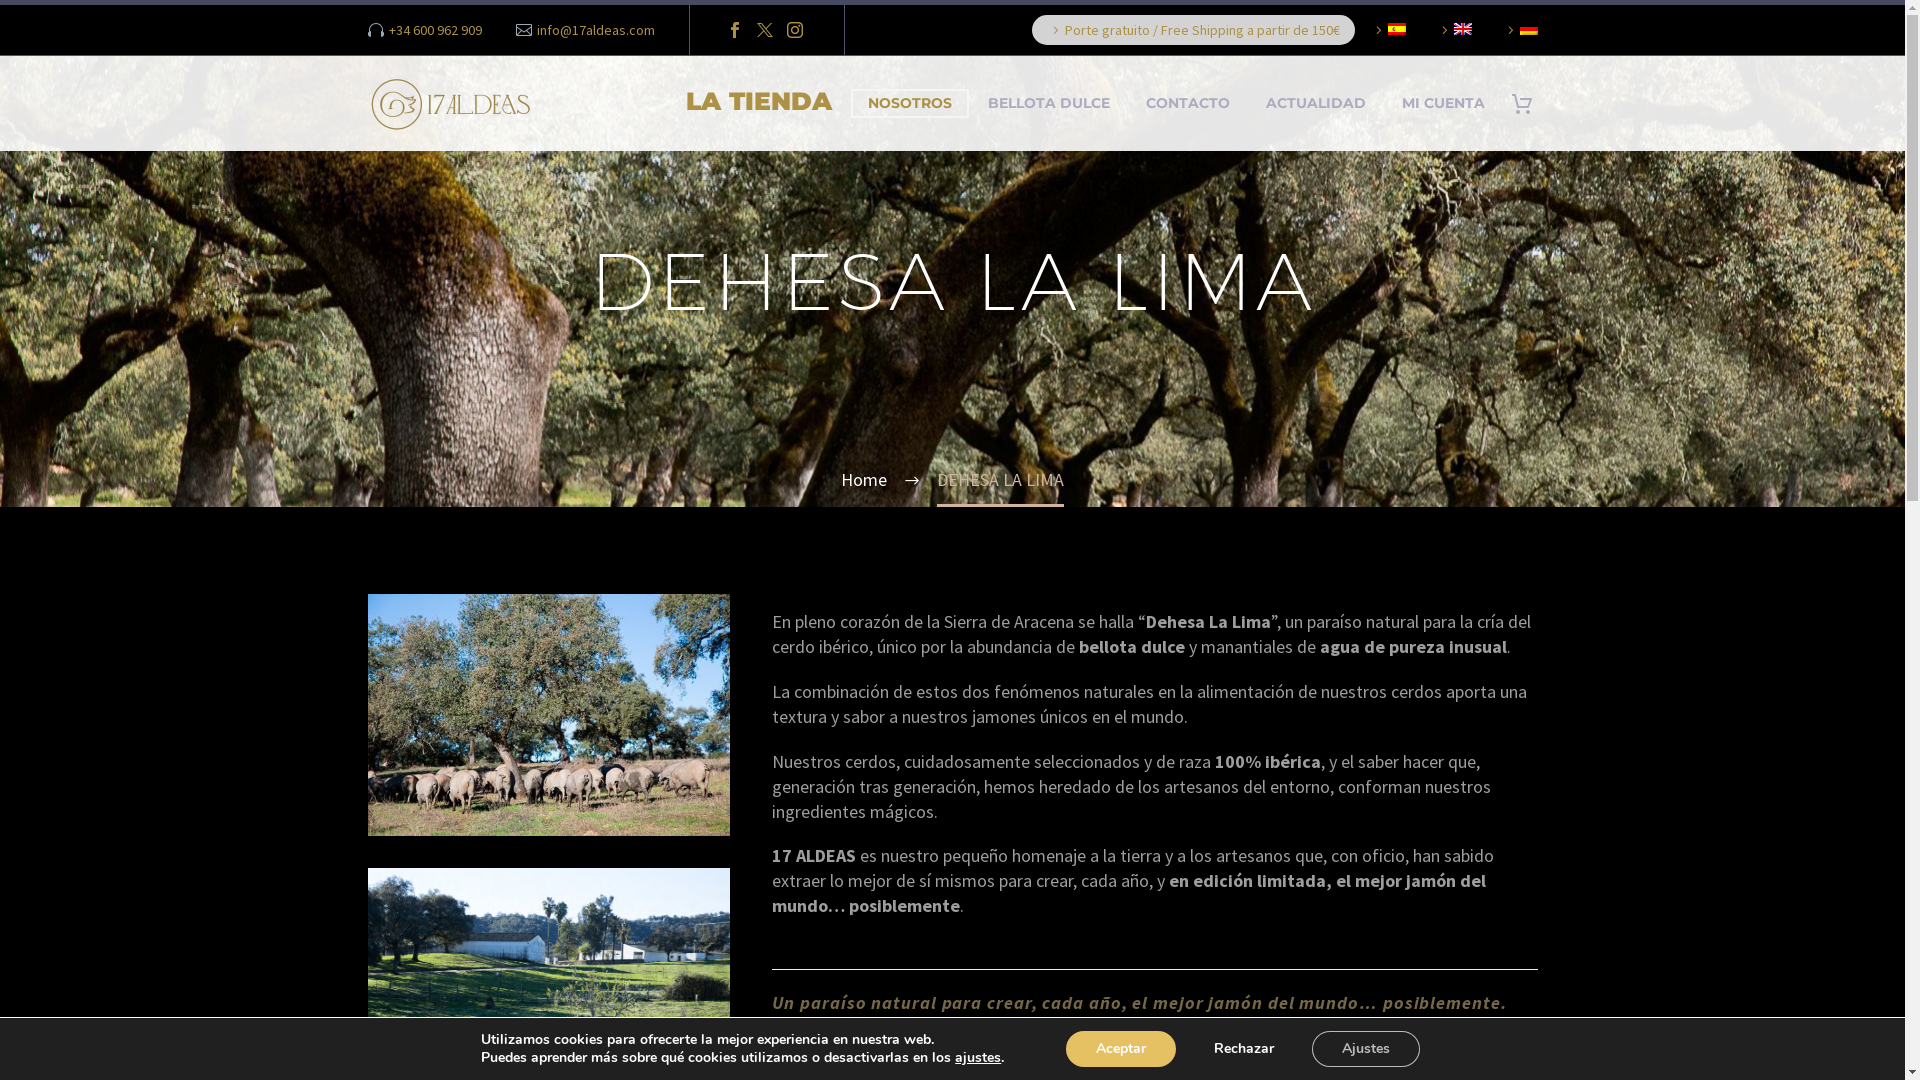  What do you see at coordinates (1064, 1048) in the screenshot?
I see `'Aceptar'` at bounding box center [1064, 1048].